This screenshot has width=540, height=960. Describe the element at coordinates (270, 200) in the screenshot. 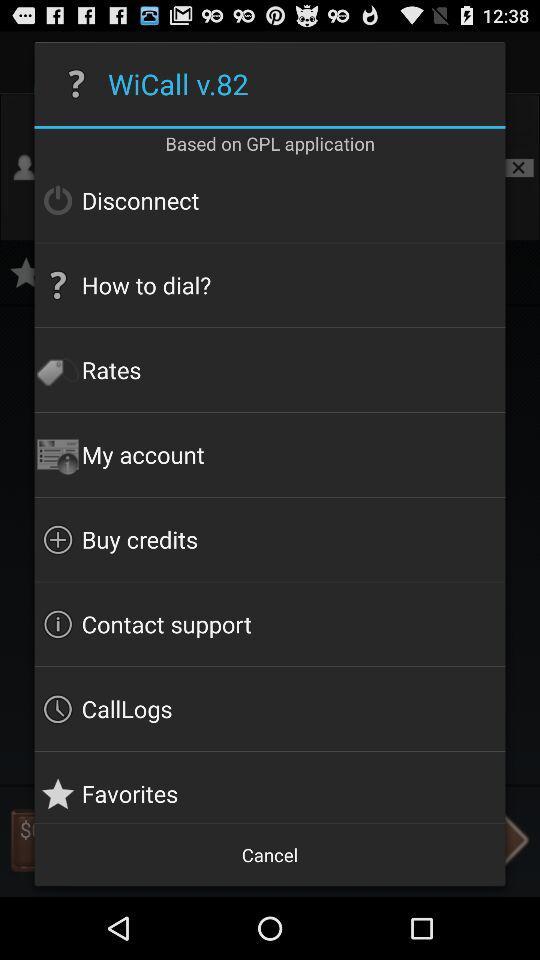

I see `the disconnect` at that location.